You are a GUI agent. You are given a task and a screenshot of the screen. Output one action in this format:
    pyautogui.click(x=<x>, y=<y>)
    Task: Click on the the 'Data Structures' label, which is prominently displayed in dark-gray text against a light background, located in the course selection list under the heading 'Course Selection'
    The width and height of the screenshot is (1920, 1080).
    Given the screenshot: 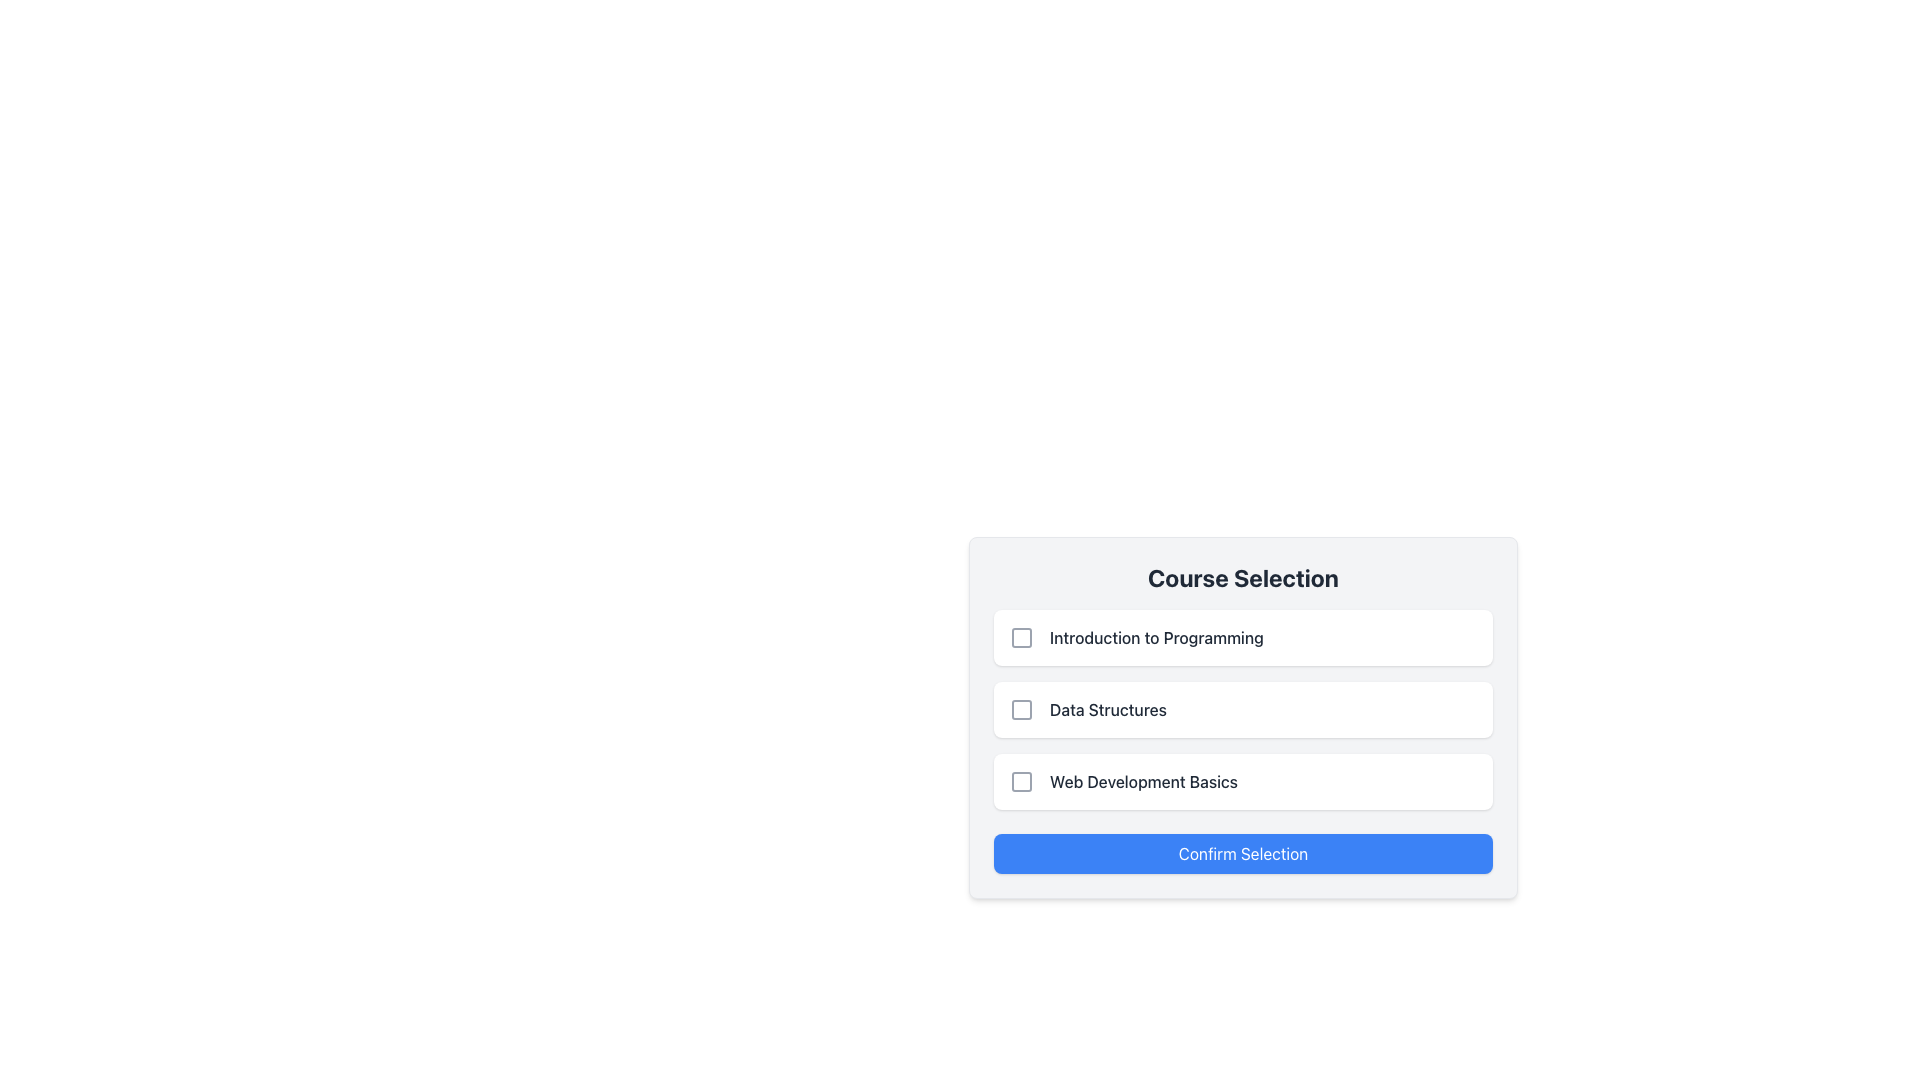 What is the action you would take?
    pyautogui.click(x=1107, y=708)
    